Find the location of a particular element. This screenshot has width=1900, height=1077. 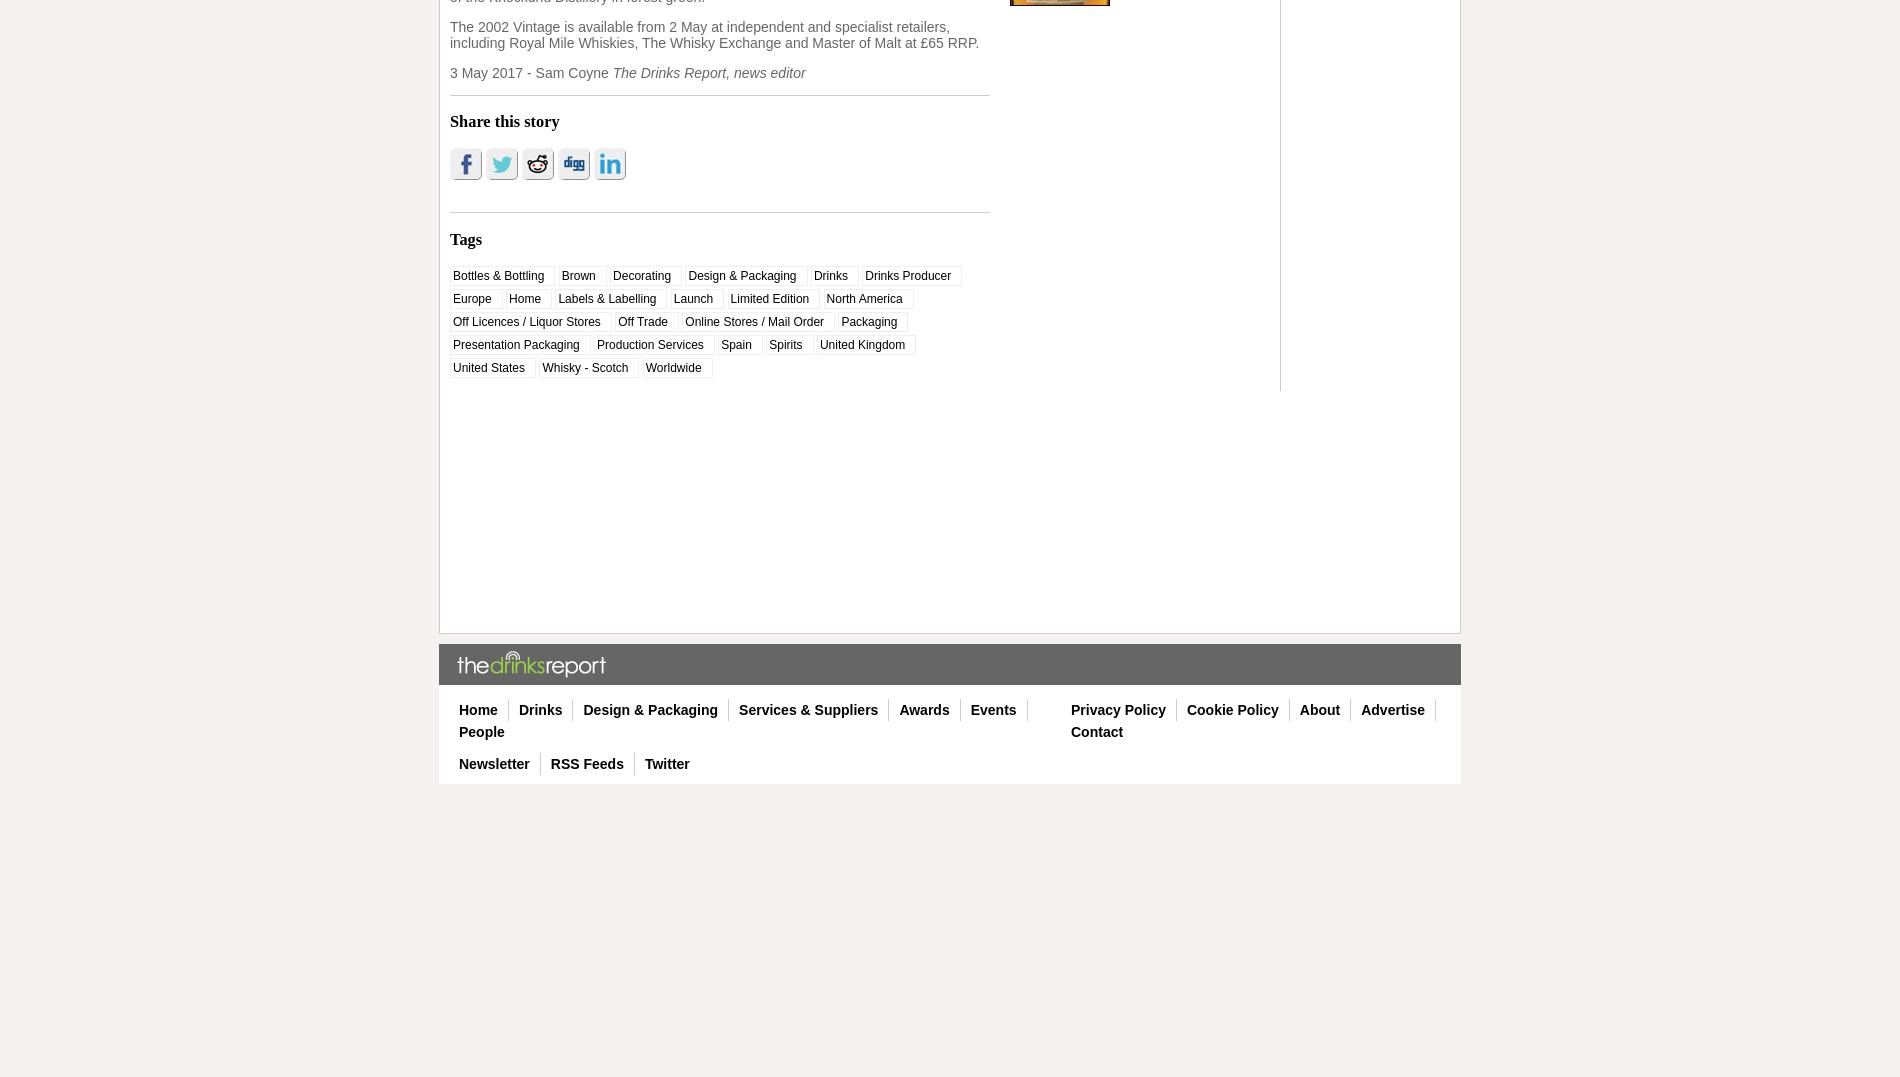

'Worldwide' is located at coordinates (645, 367).